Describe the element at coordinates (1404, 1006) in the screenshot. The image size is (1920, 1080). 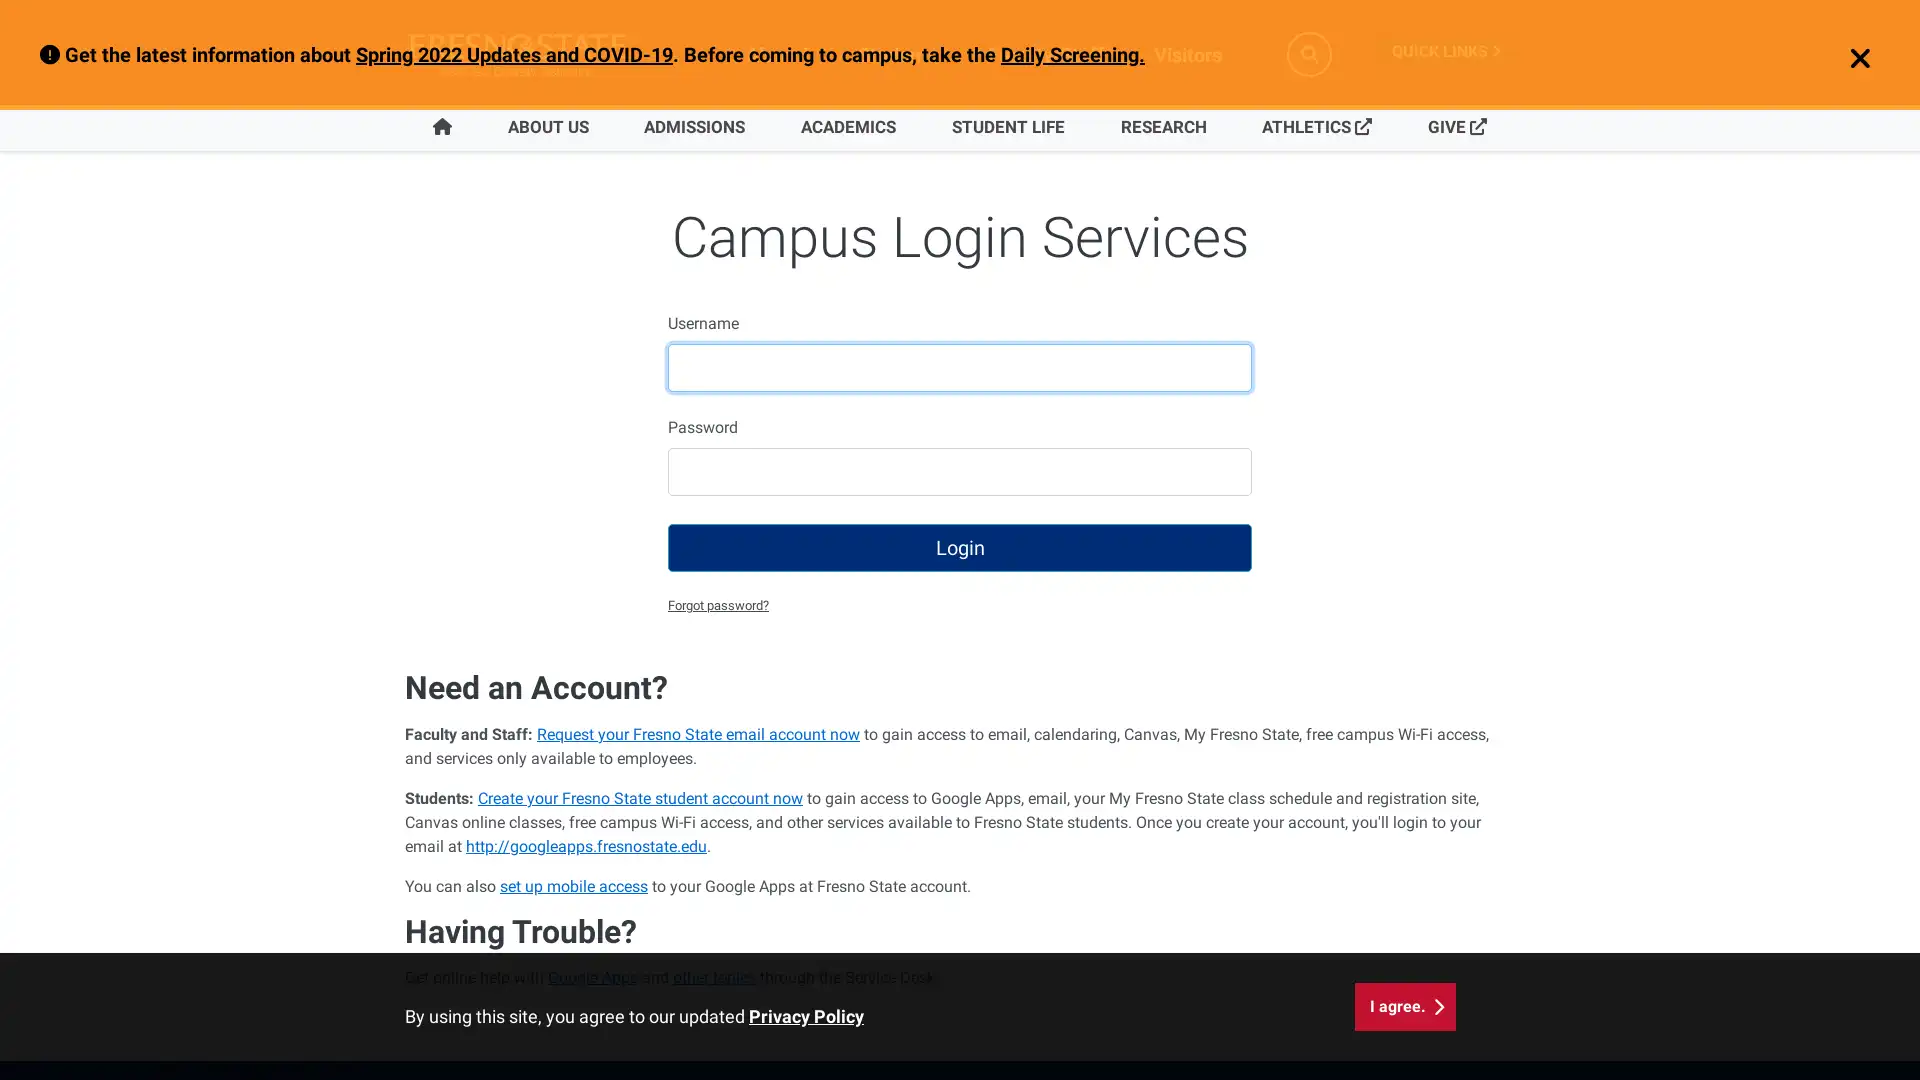
I see `dismiss cookie message` at that location.